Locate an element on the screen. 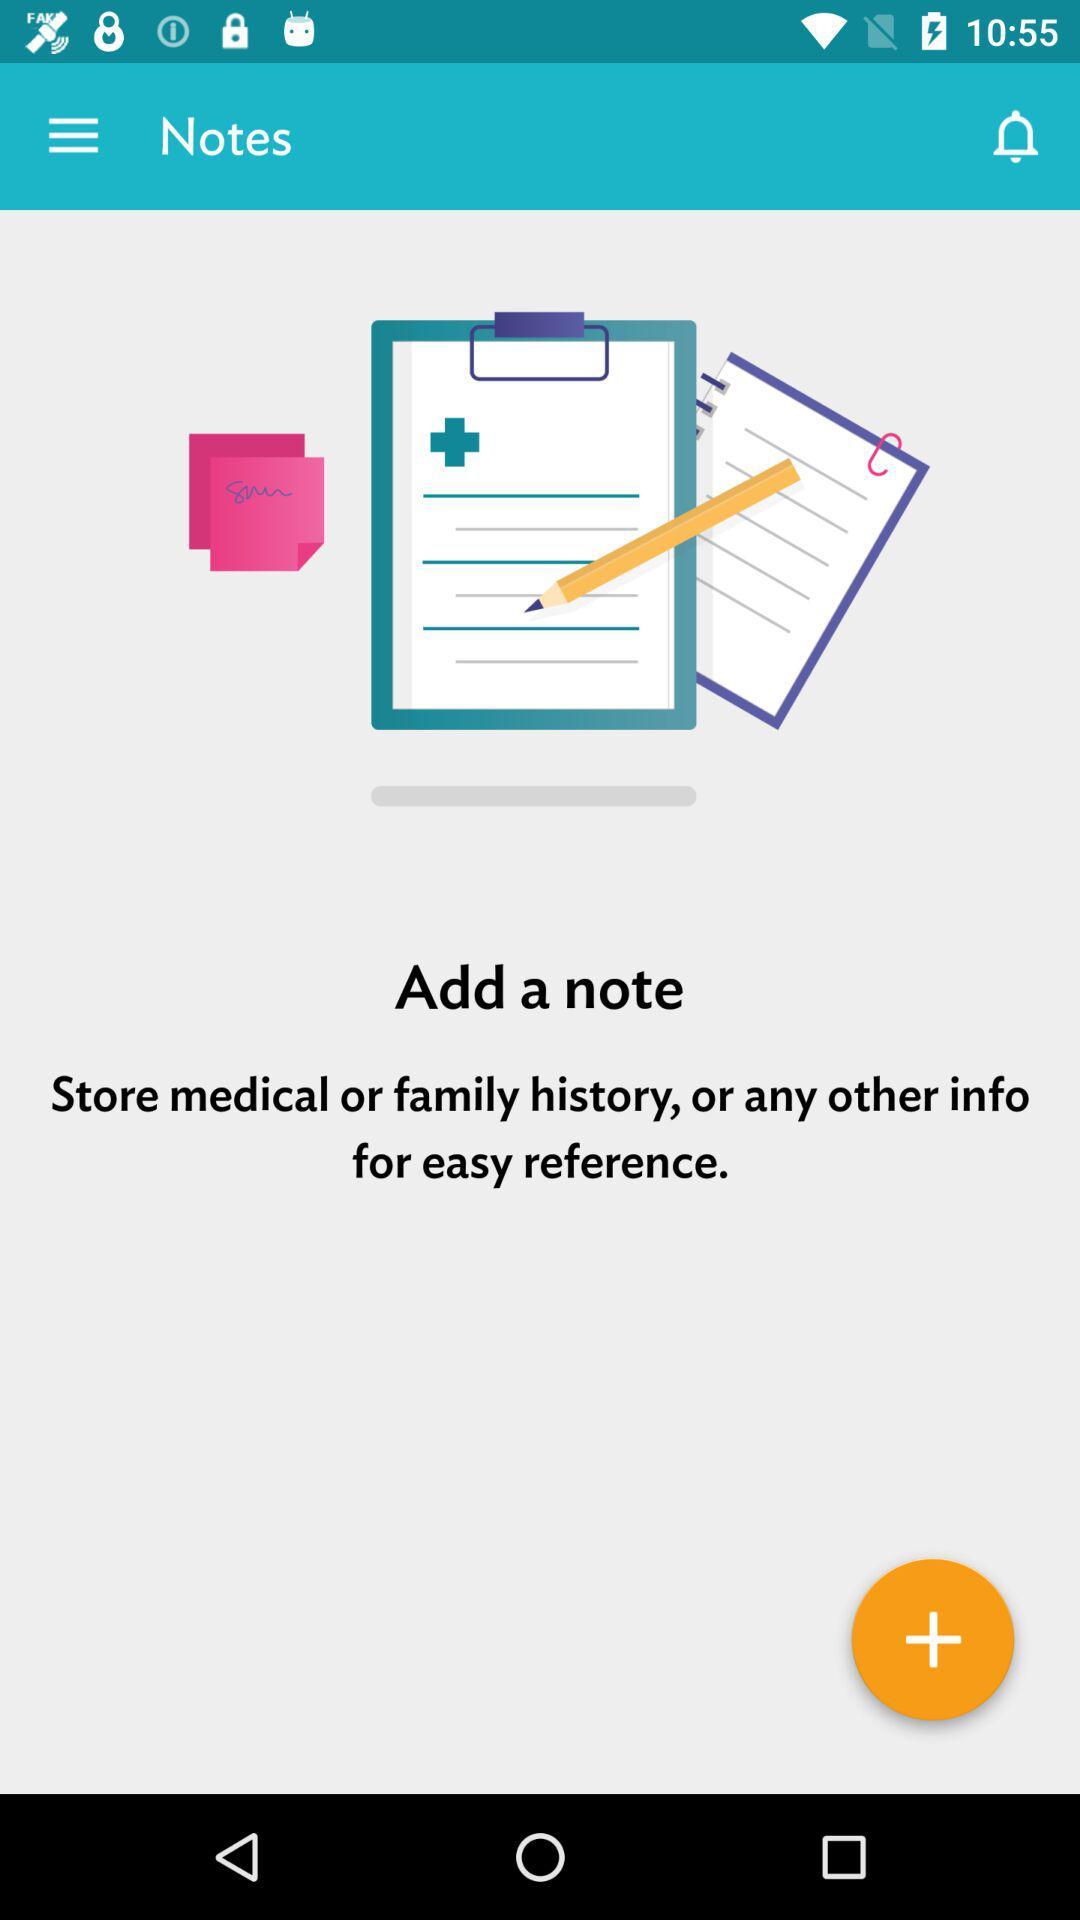  new note is located at coordinates (933, 1646).